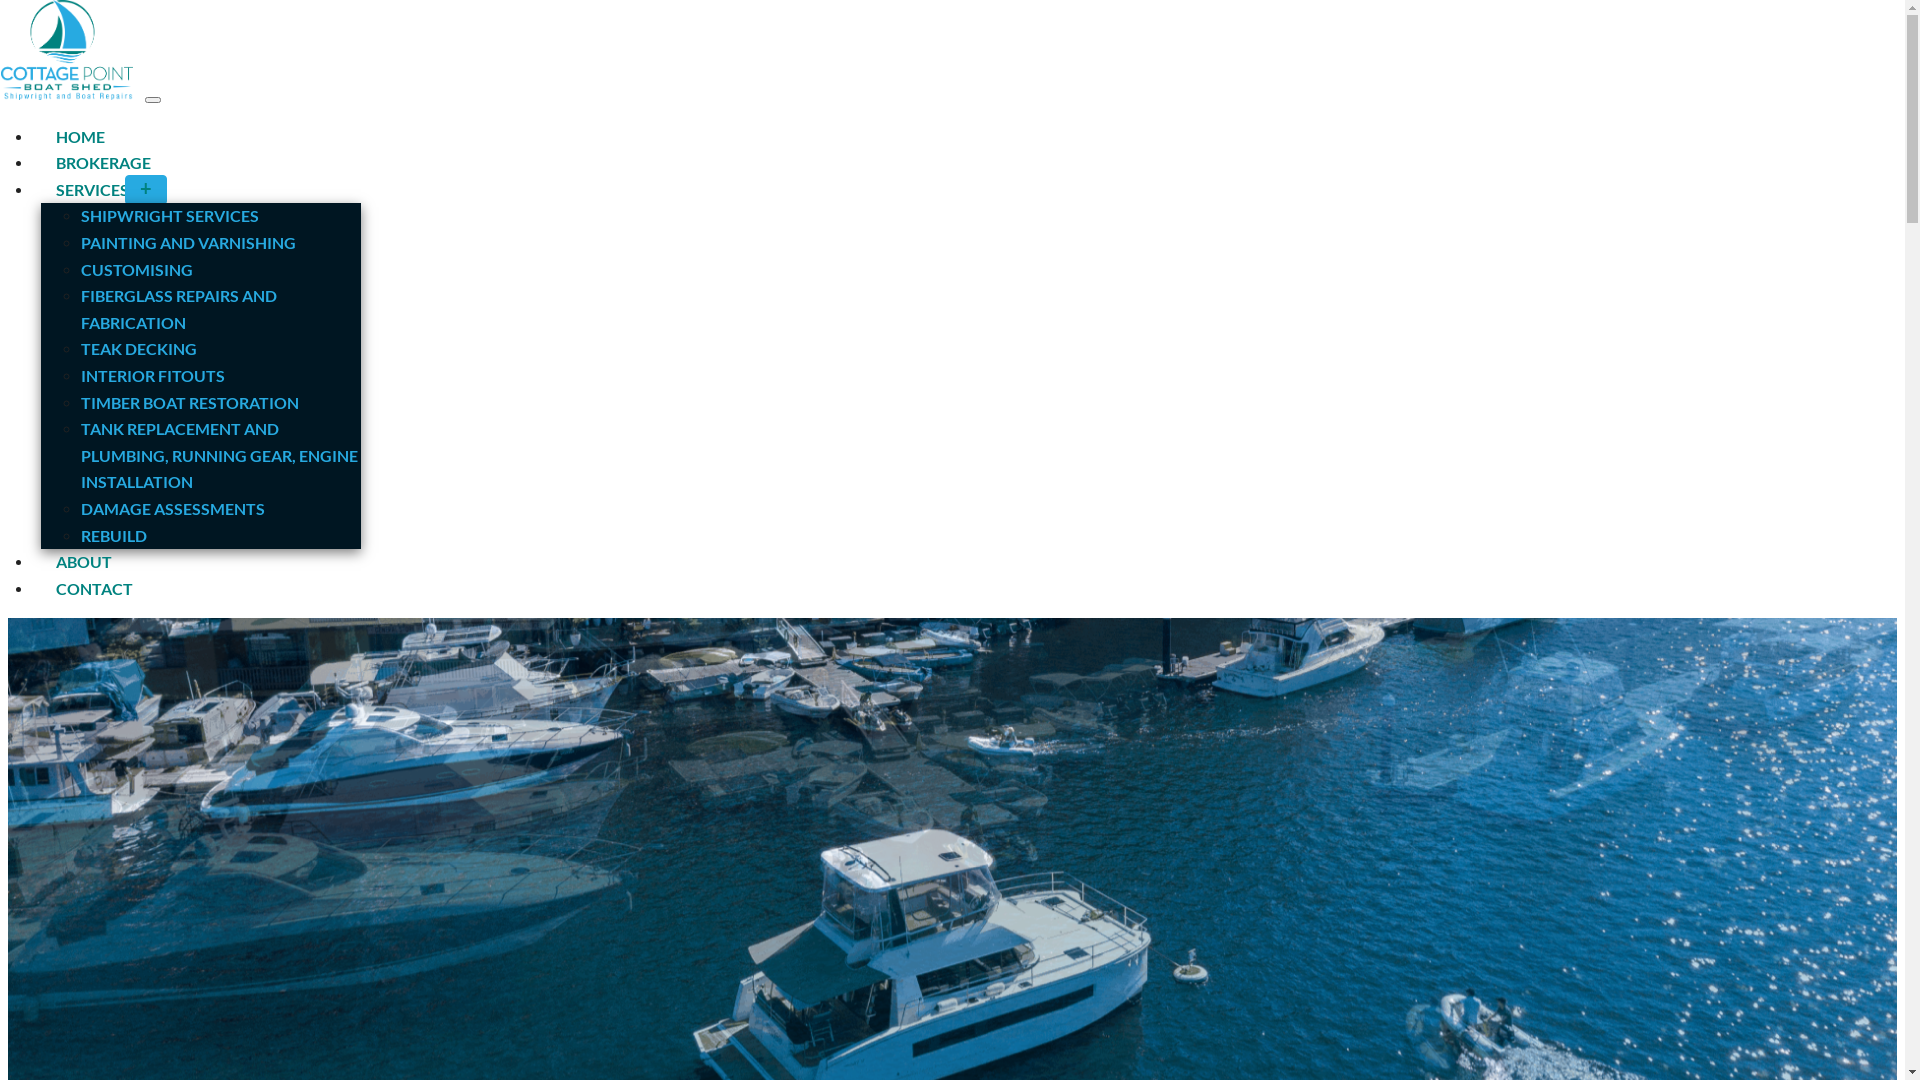 This screenshot has width=1920, height=1080. I want to click on 'INTERIOR FITOUTS', so click(80, 375).